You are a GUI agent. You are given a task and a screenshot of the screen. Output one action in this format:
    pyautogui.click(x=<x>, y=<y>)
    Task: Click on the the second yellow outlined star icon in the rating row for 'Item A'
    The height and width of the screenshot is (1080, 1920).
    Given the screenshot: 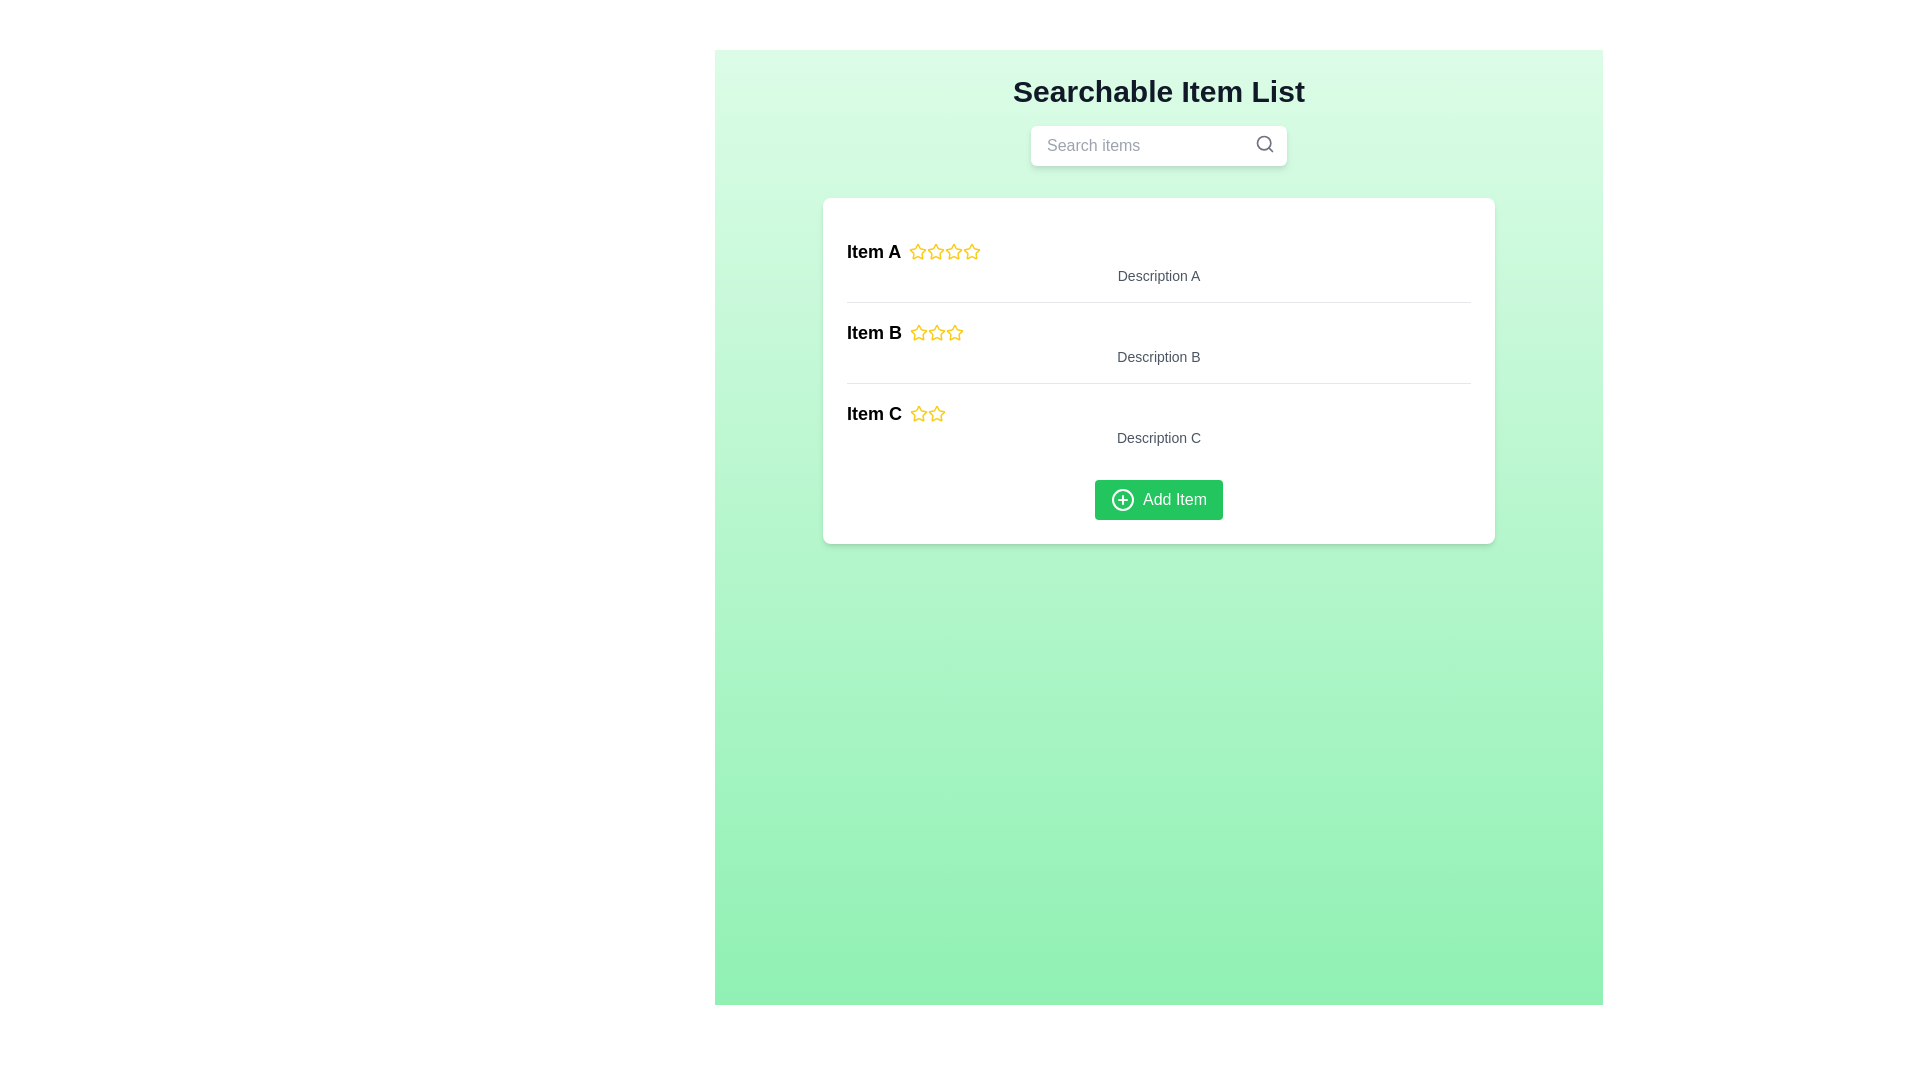 What is the action you would take?
    pyautogui.click(x=935, y=250)
    